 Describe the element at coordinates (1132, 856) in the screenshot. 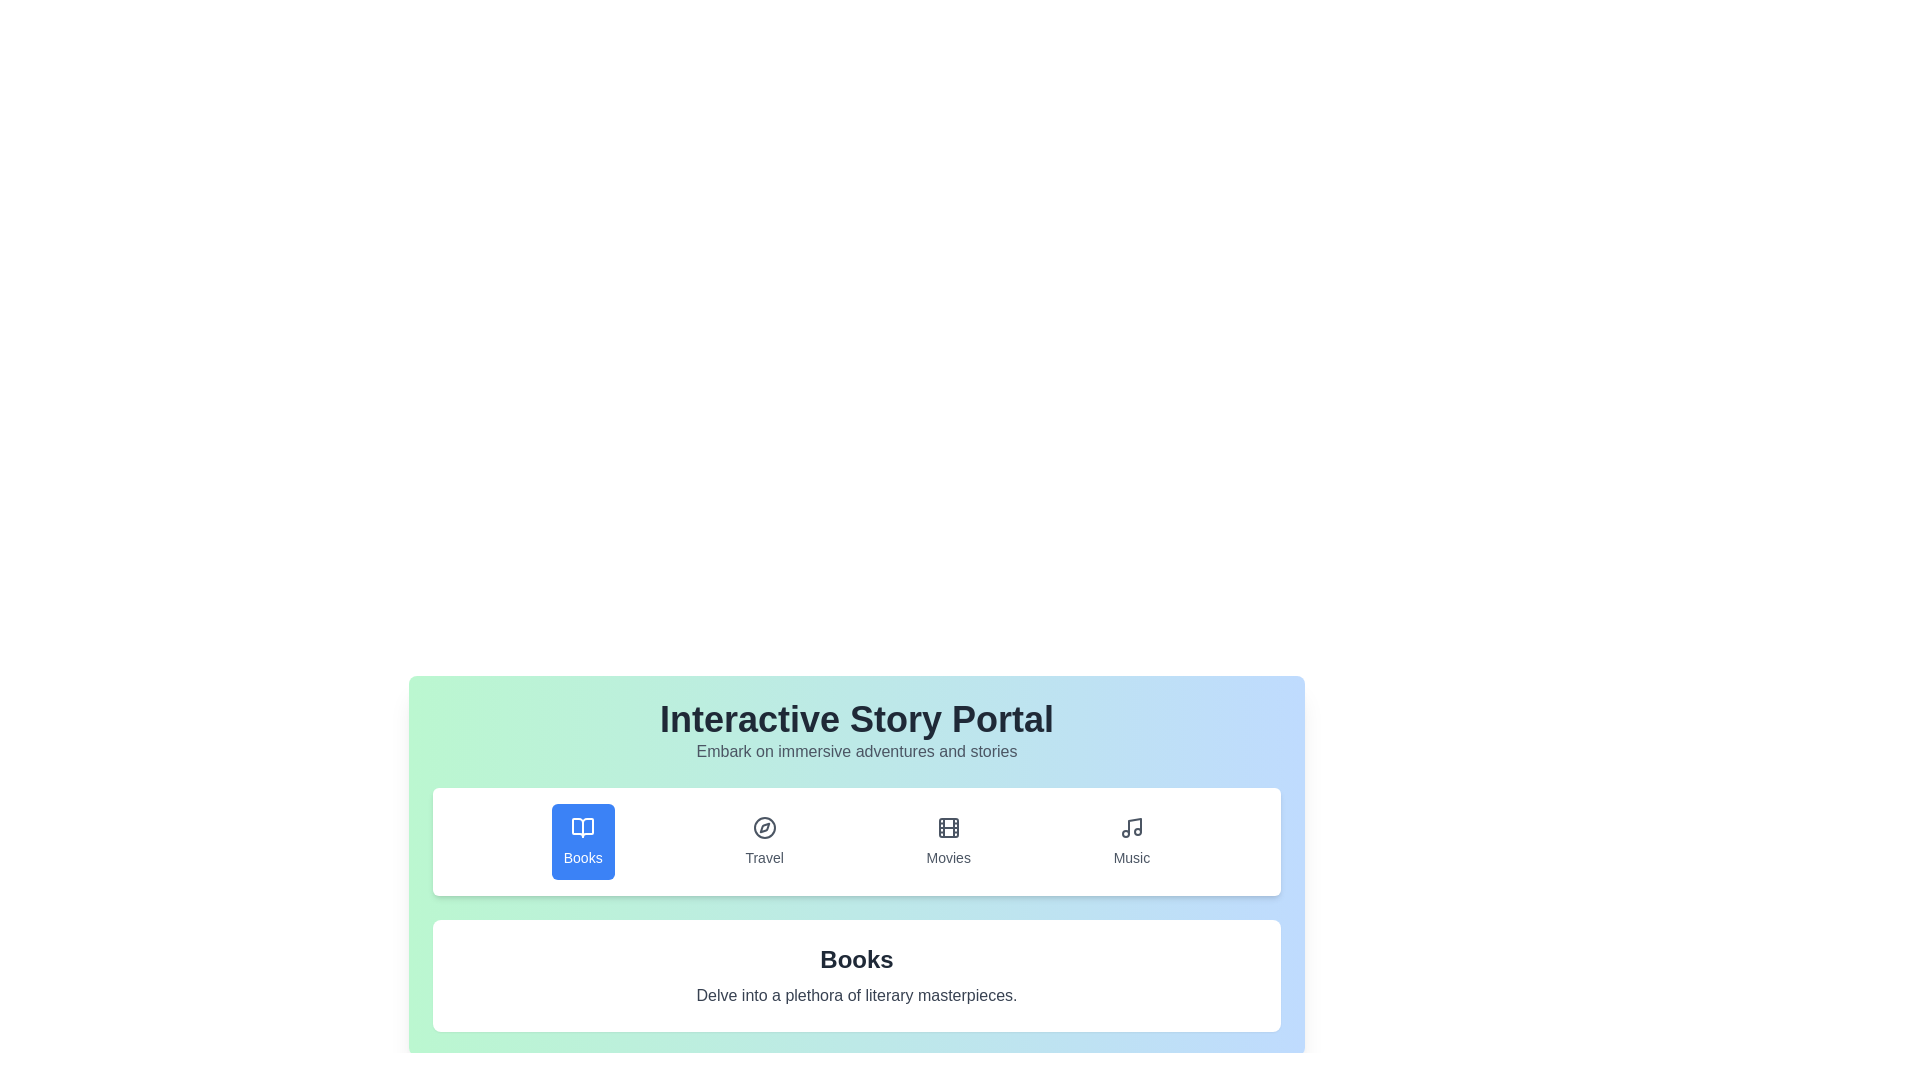

I see `the 'Music' text label, which is styled with a smaller, medium-weight font and positioned underneath a music icon in a horizontal navigation row` at that location.